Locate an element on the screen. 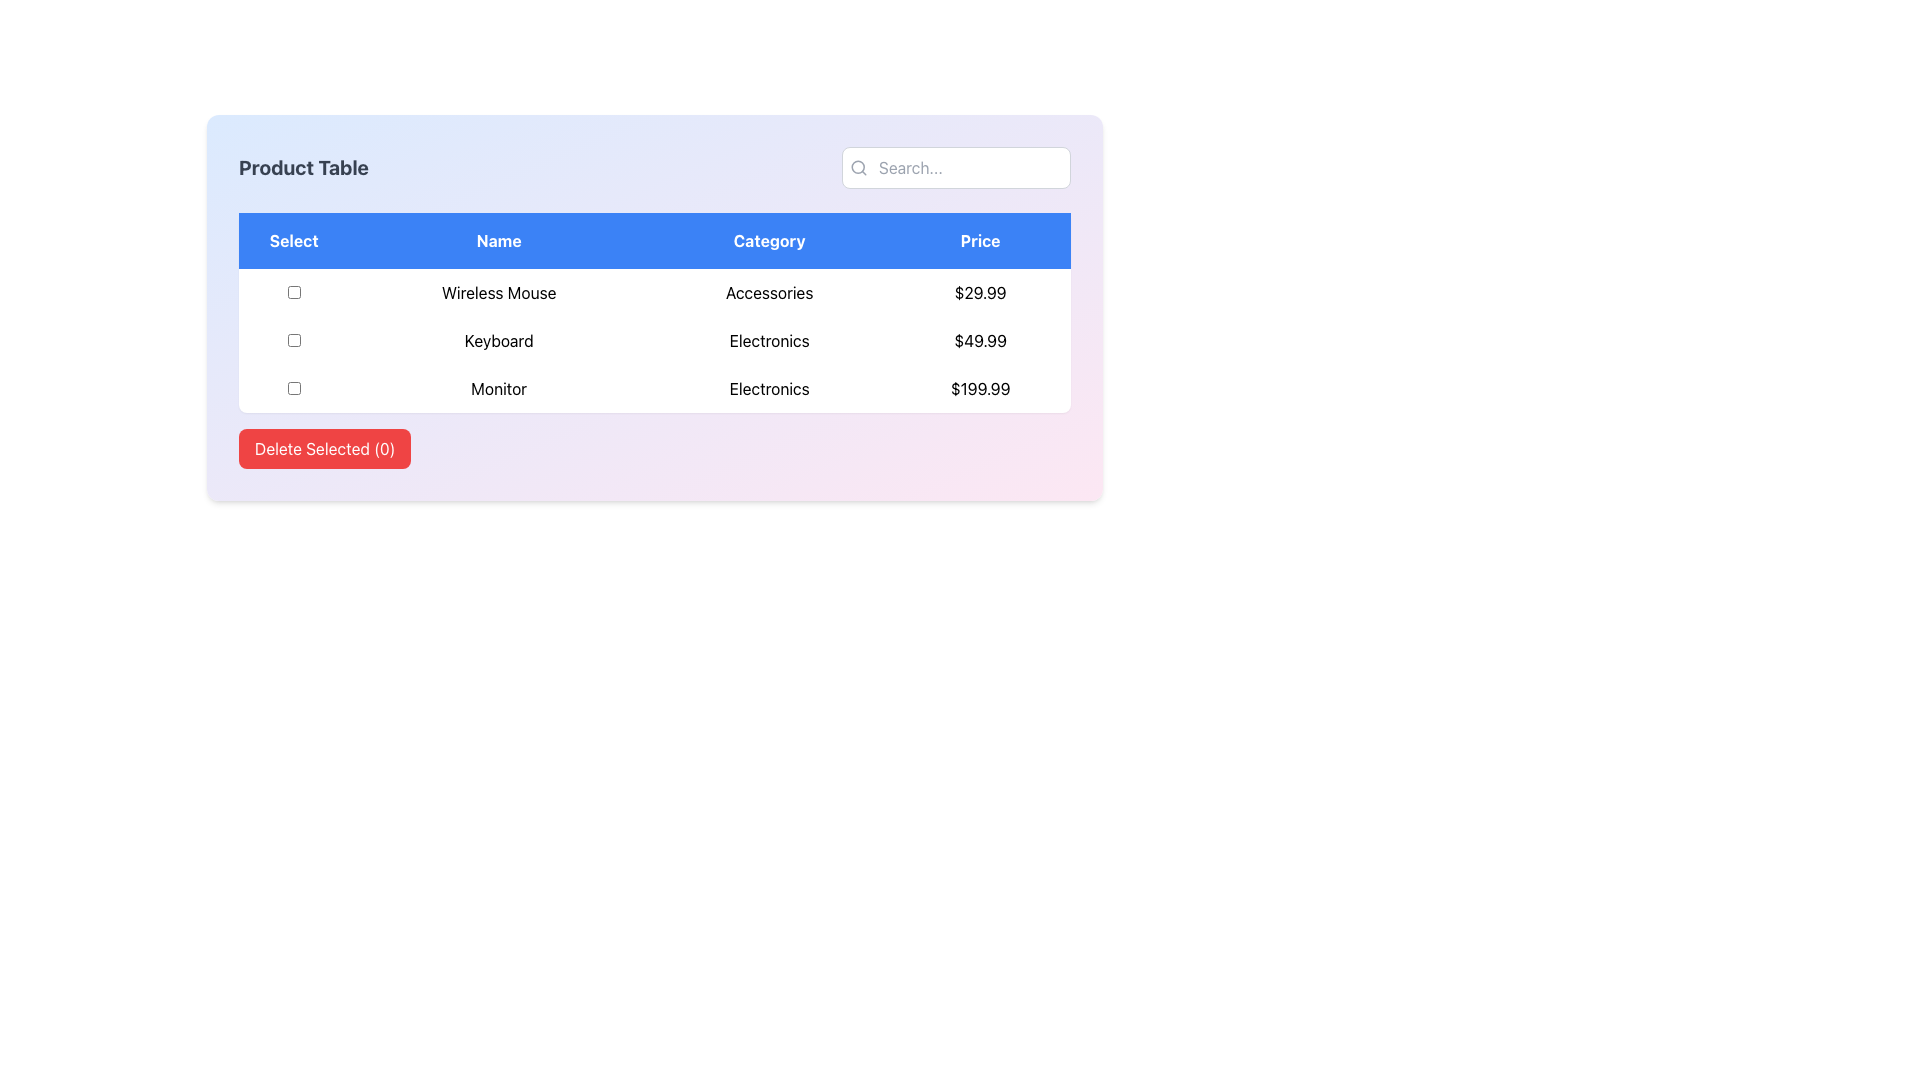 This screenshot has width=1920, height=1080. the unchecked checkbox located is located at coordinates (293, 339).